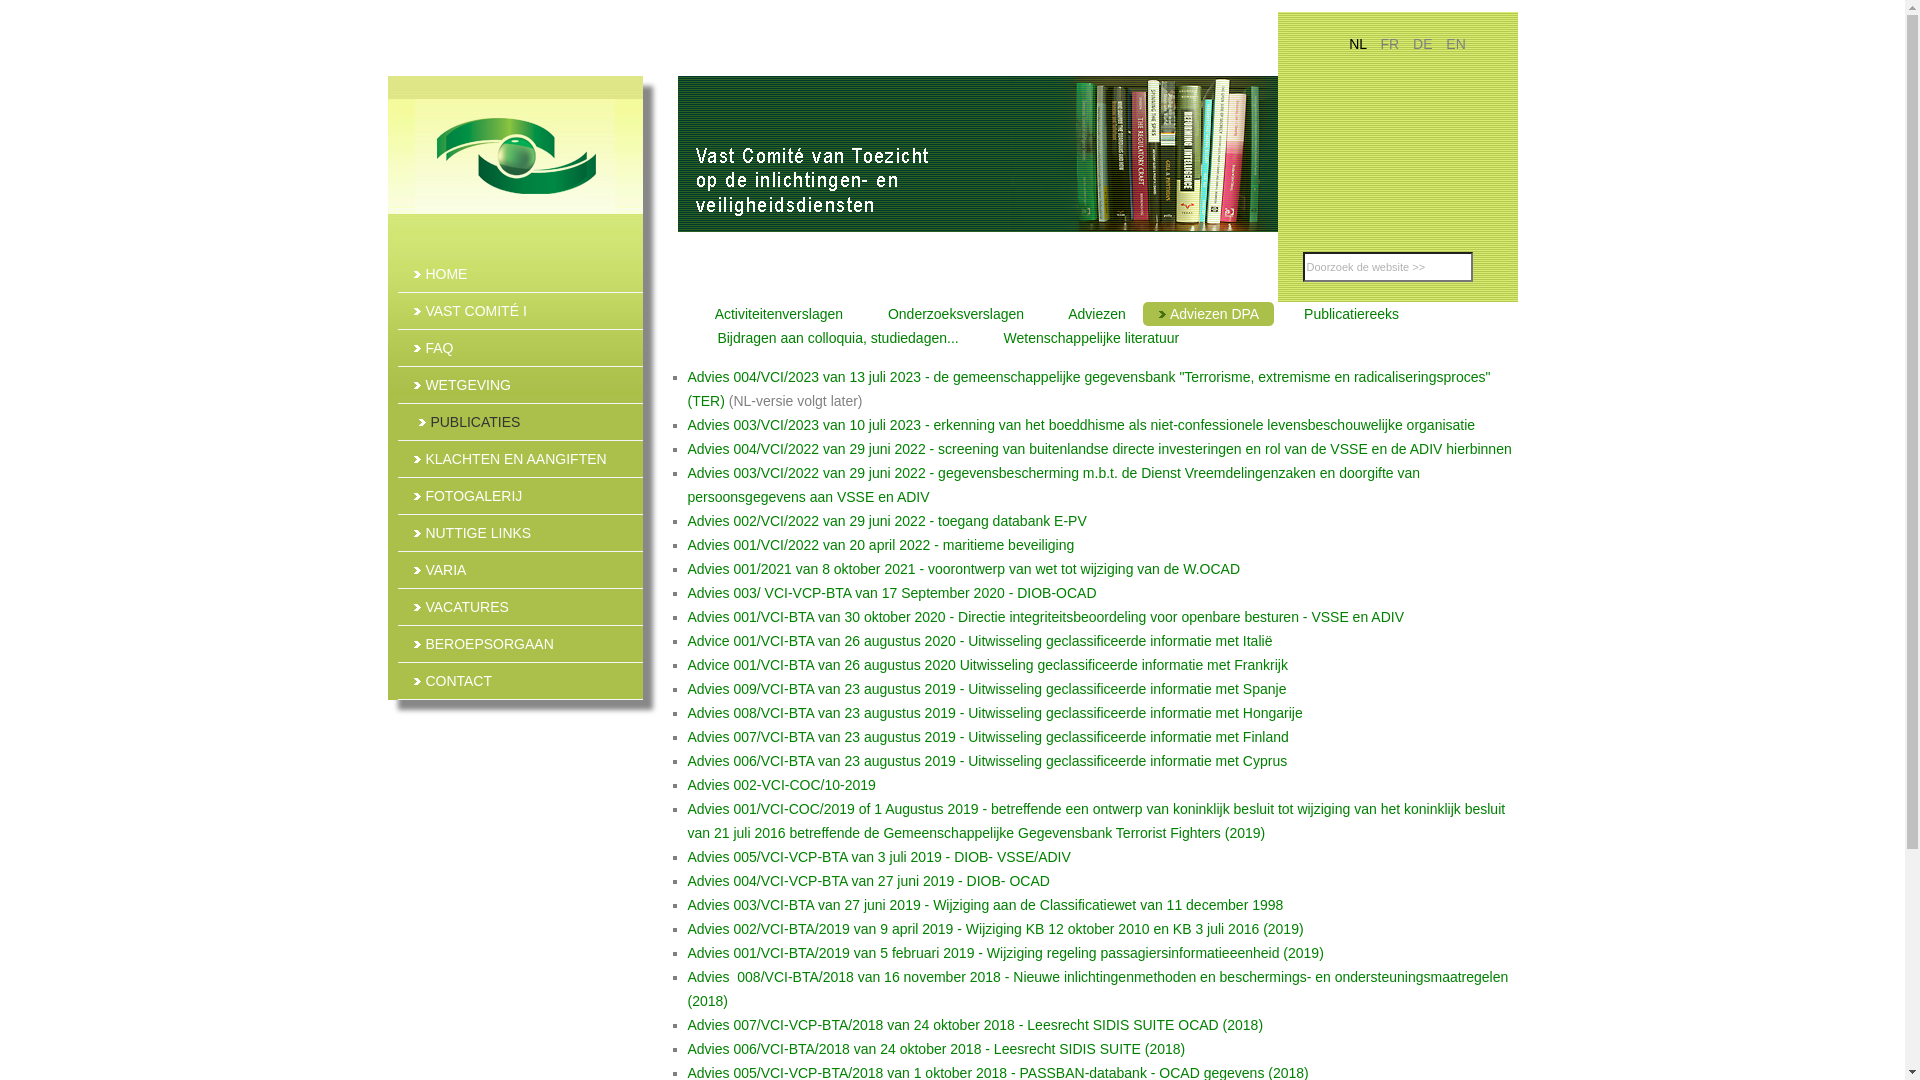 This screenshot has height=1080, width=1920. What do you see at coordinates (1207, 313) in the screenshot?
I see `'Adviezen DPA'` at bounding box center [1207, 313].